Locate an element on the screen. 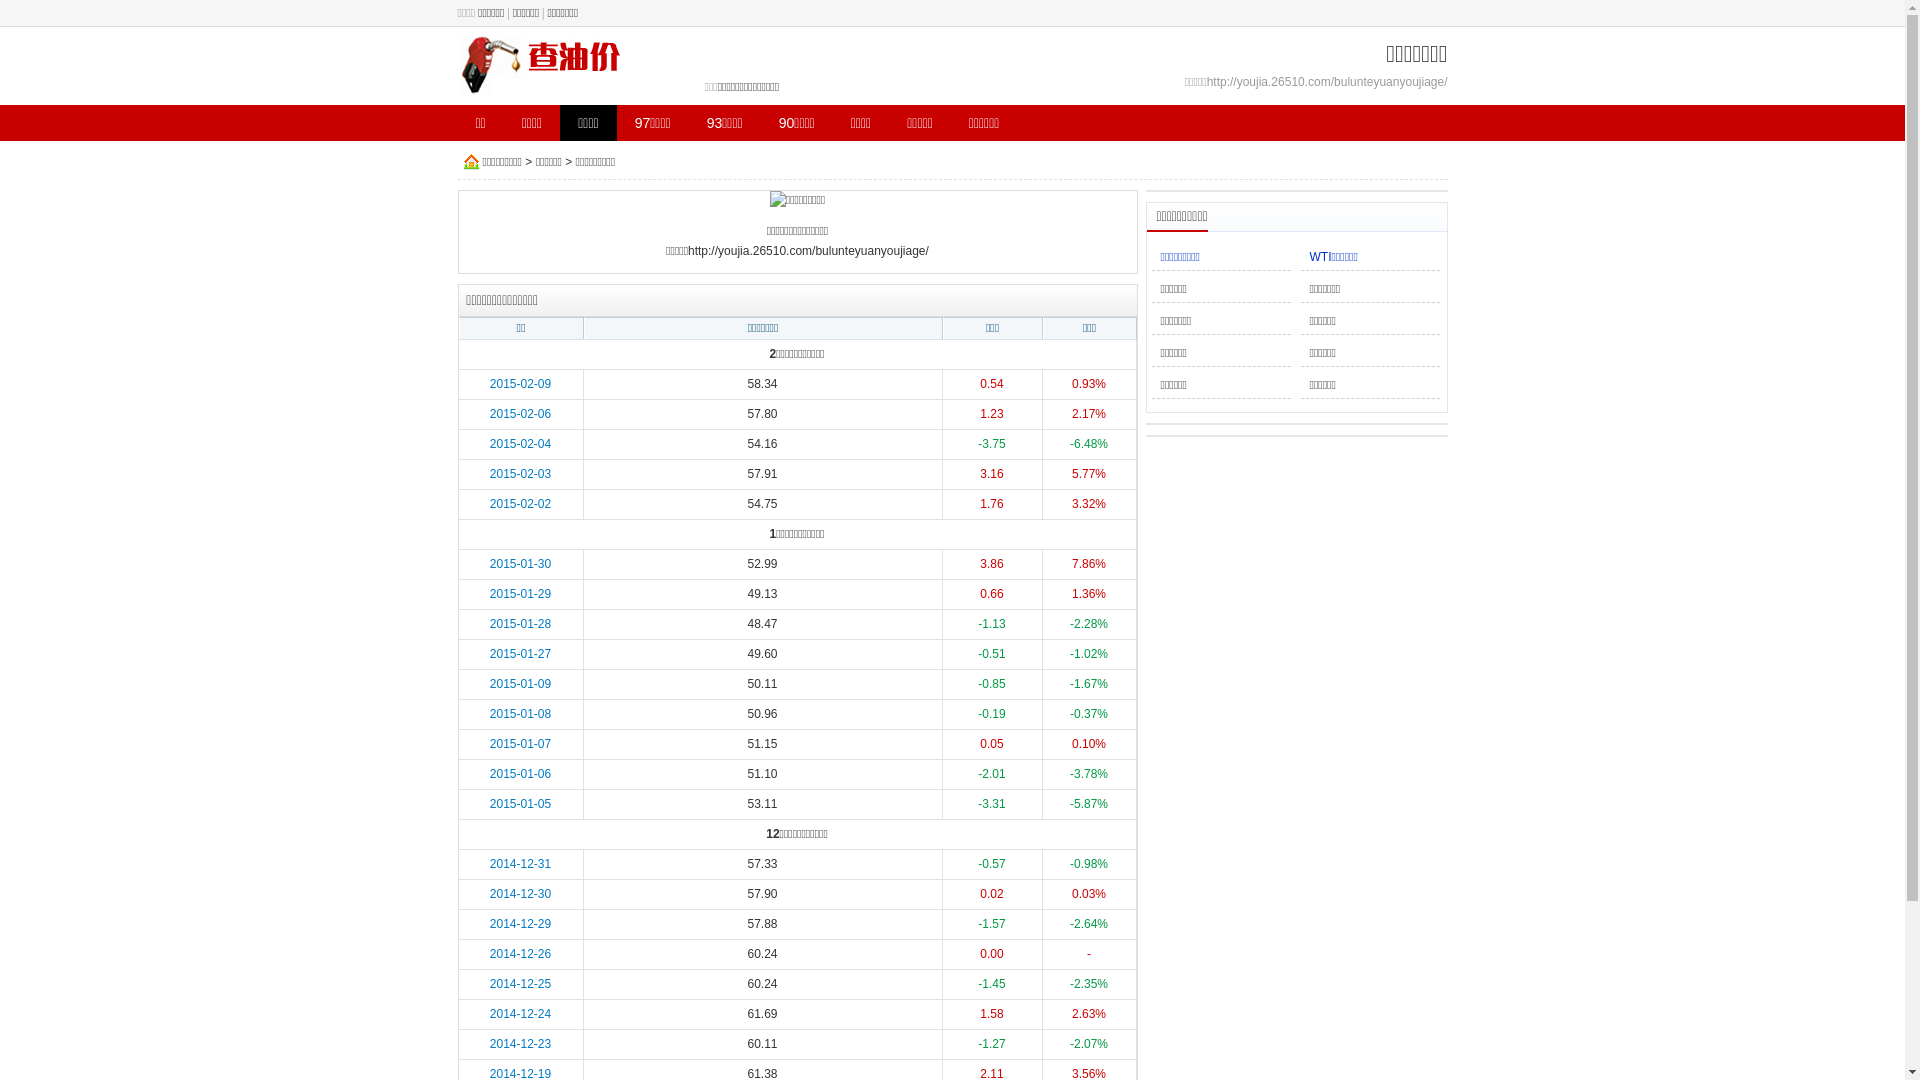  '2014-12-26' is located at coordinates (520, 952).